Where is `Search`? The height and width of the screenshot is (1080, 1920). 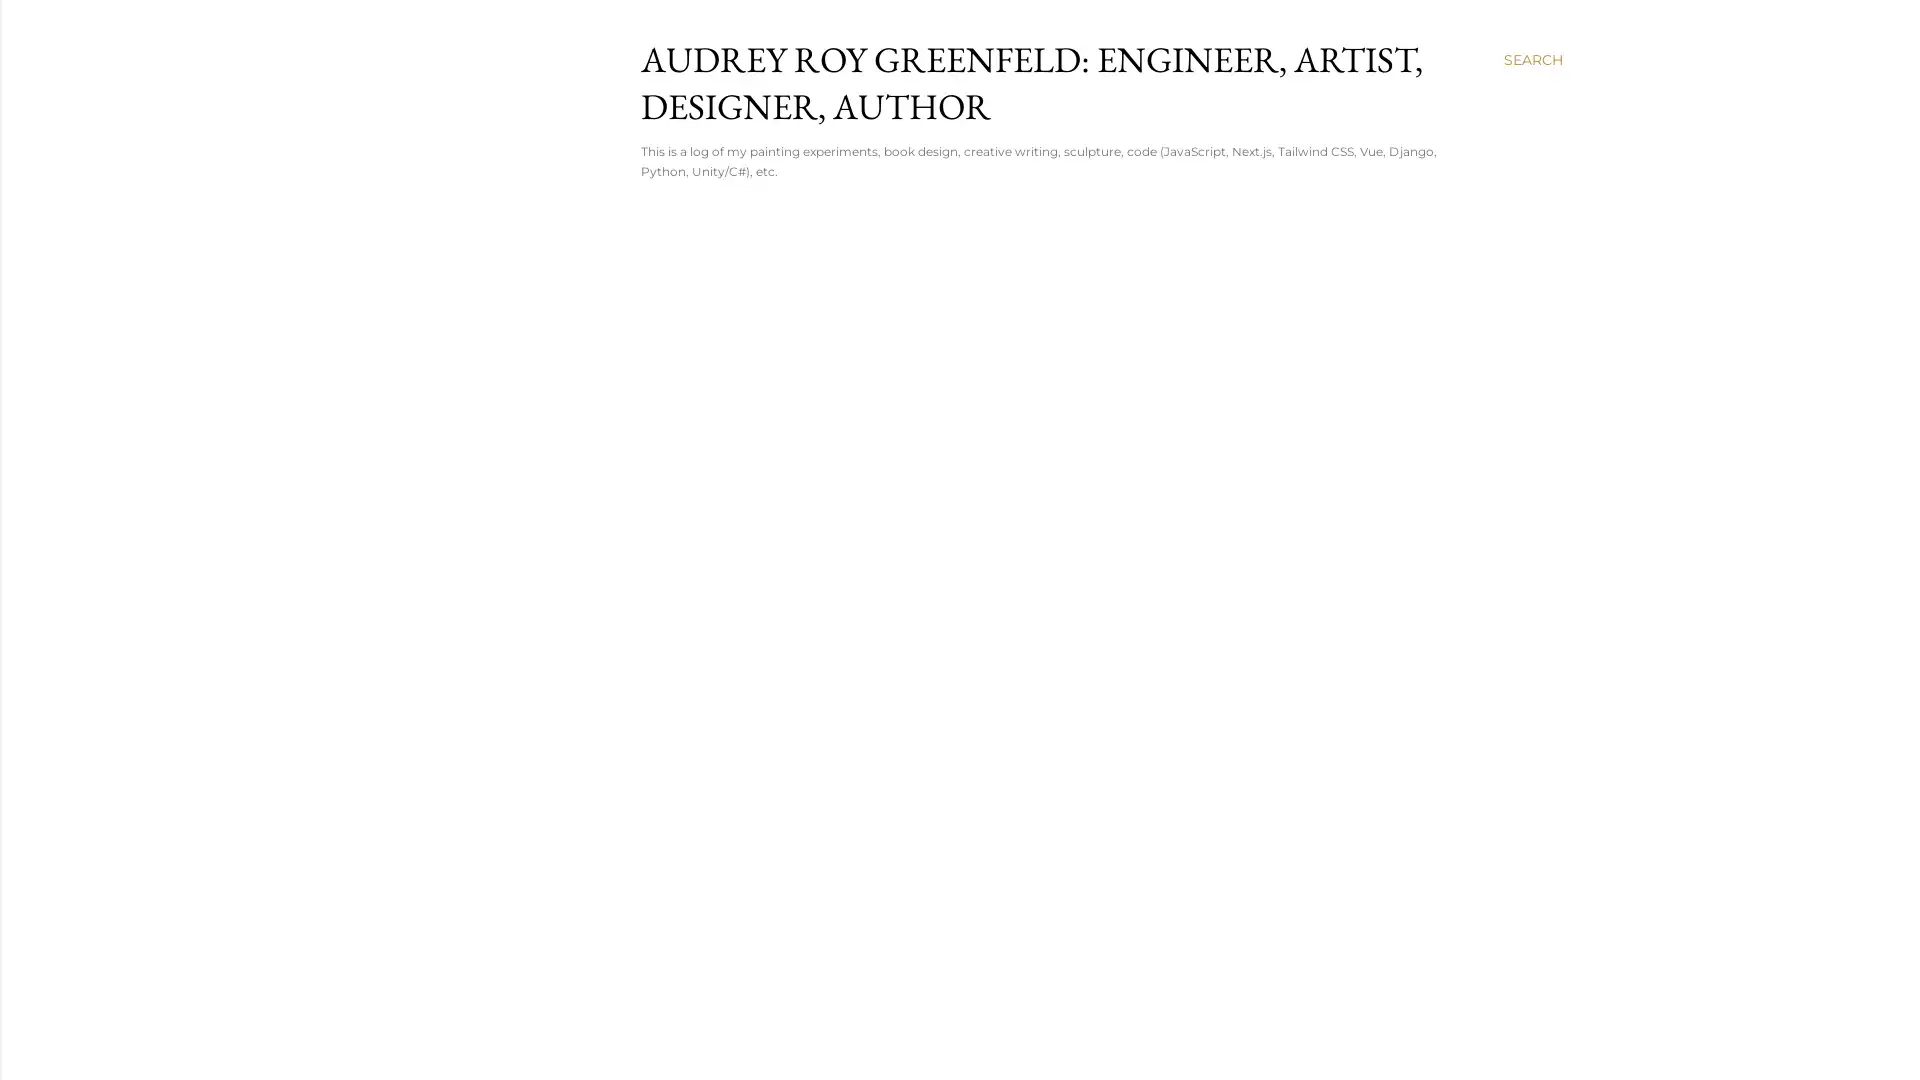 Search is located at coordinates (1532, 59).